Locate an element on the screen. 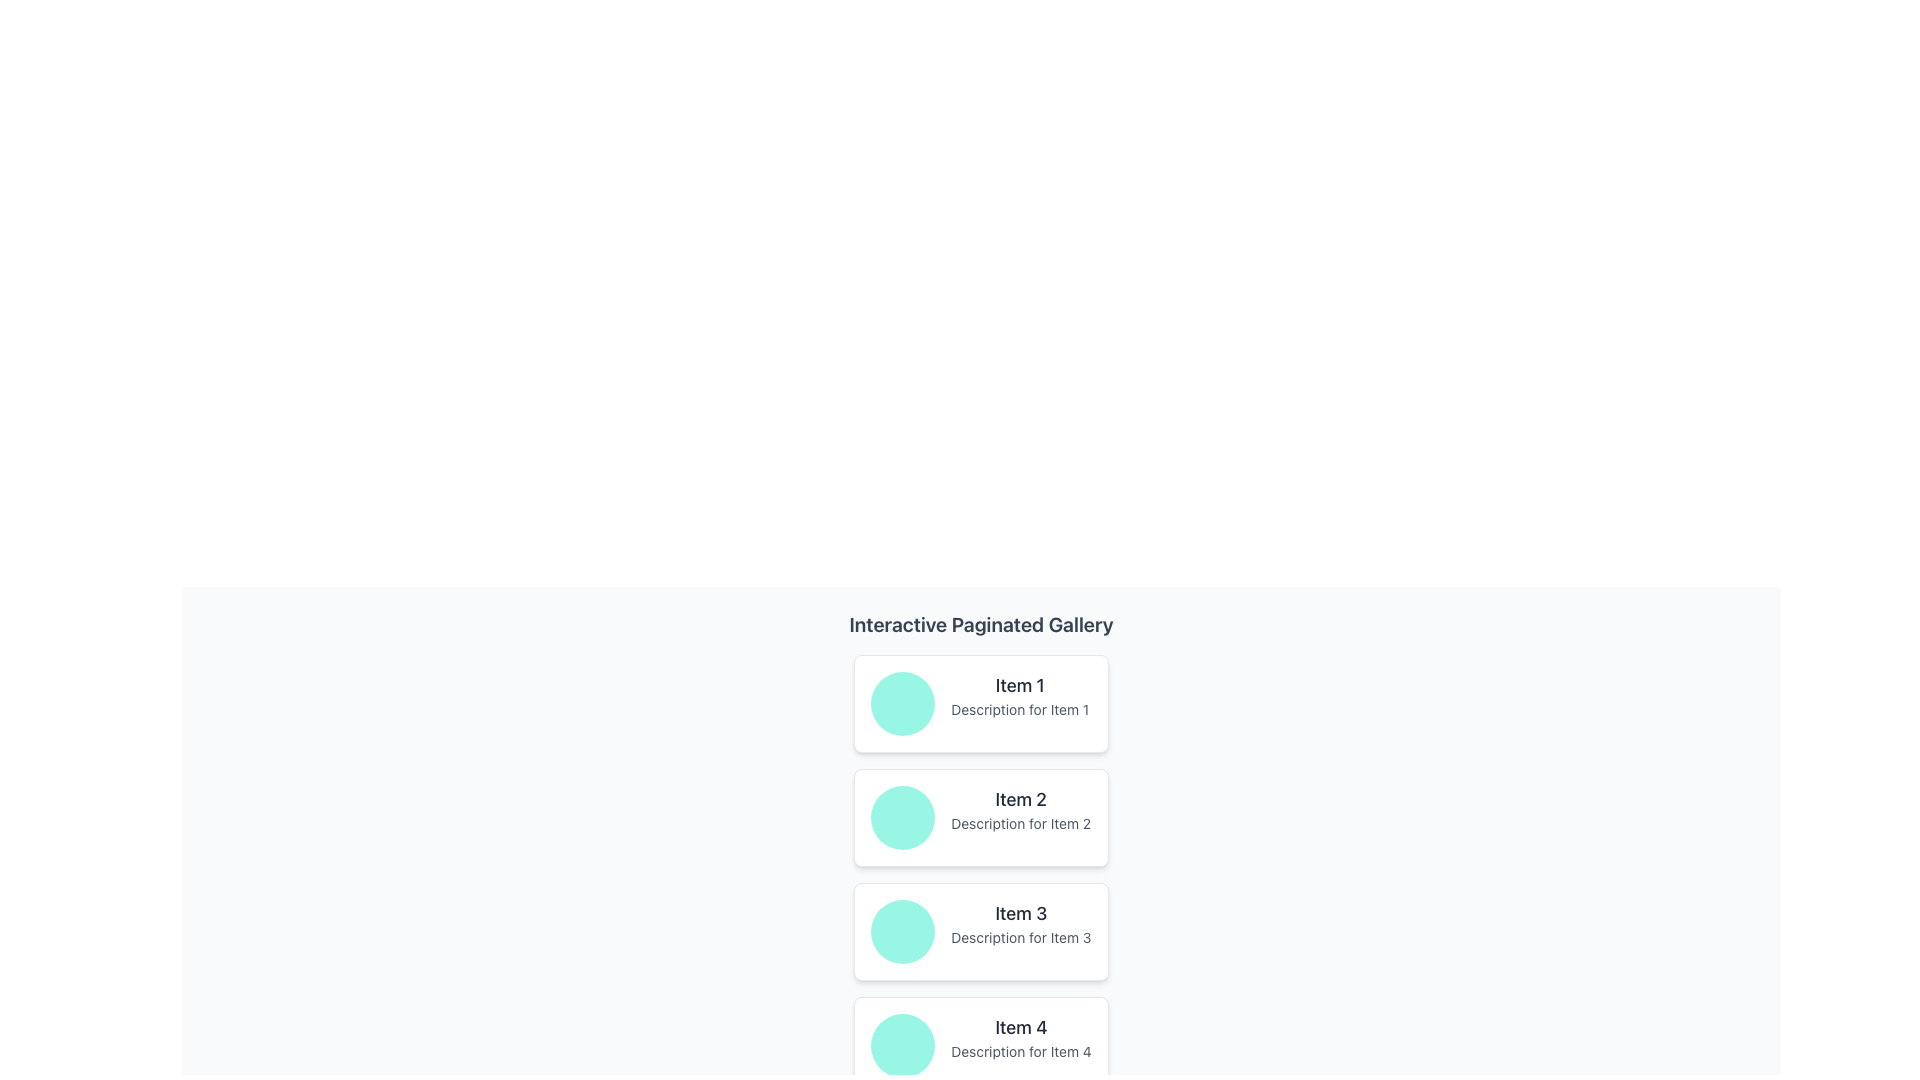  text content of the component displaying 'Description for Item 3' which is a small, gray text aligned below the title 'Item 3' in a card-like structure is located at coordinates (1021, 937).